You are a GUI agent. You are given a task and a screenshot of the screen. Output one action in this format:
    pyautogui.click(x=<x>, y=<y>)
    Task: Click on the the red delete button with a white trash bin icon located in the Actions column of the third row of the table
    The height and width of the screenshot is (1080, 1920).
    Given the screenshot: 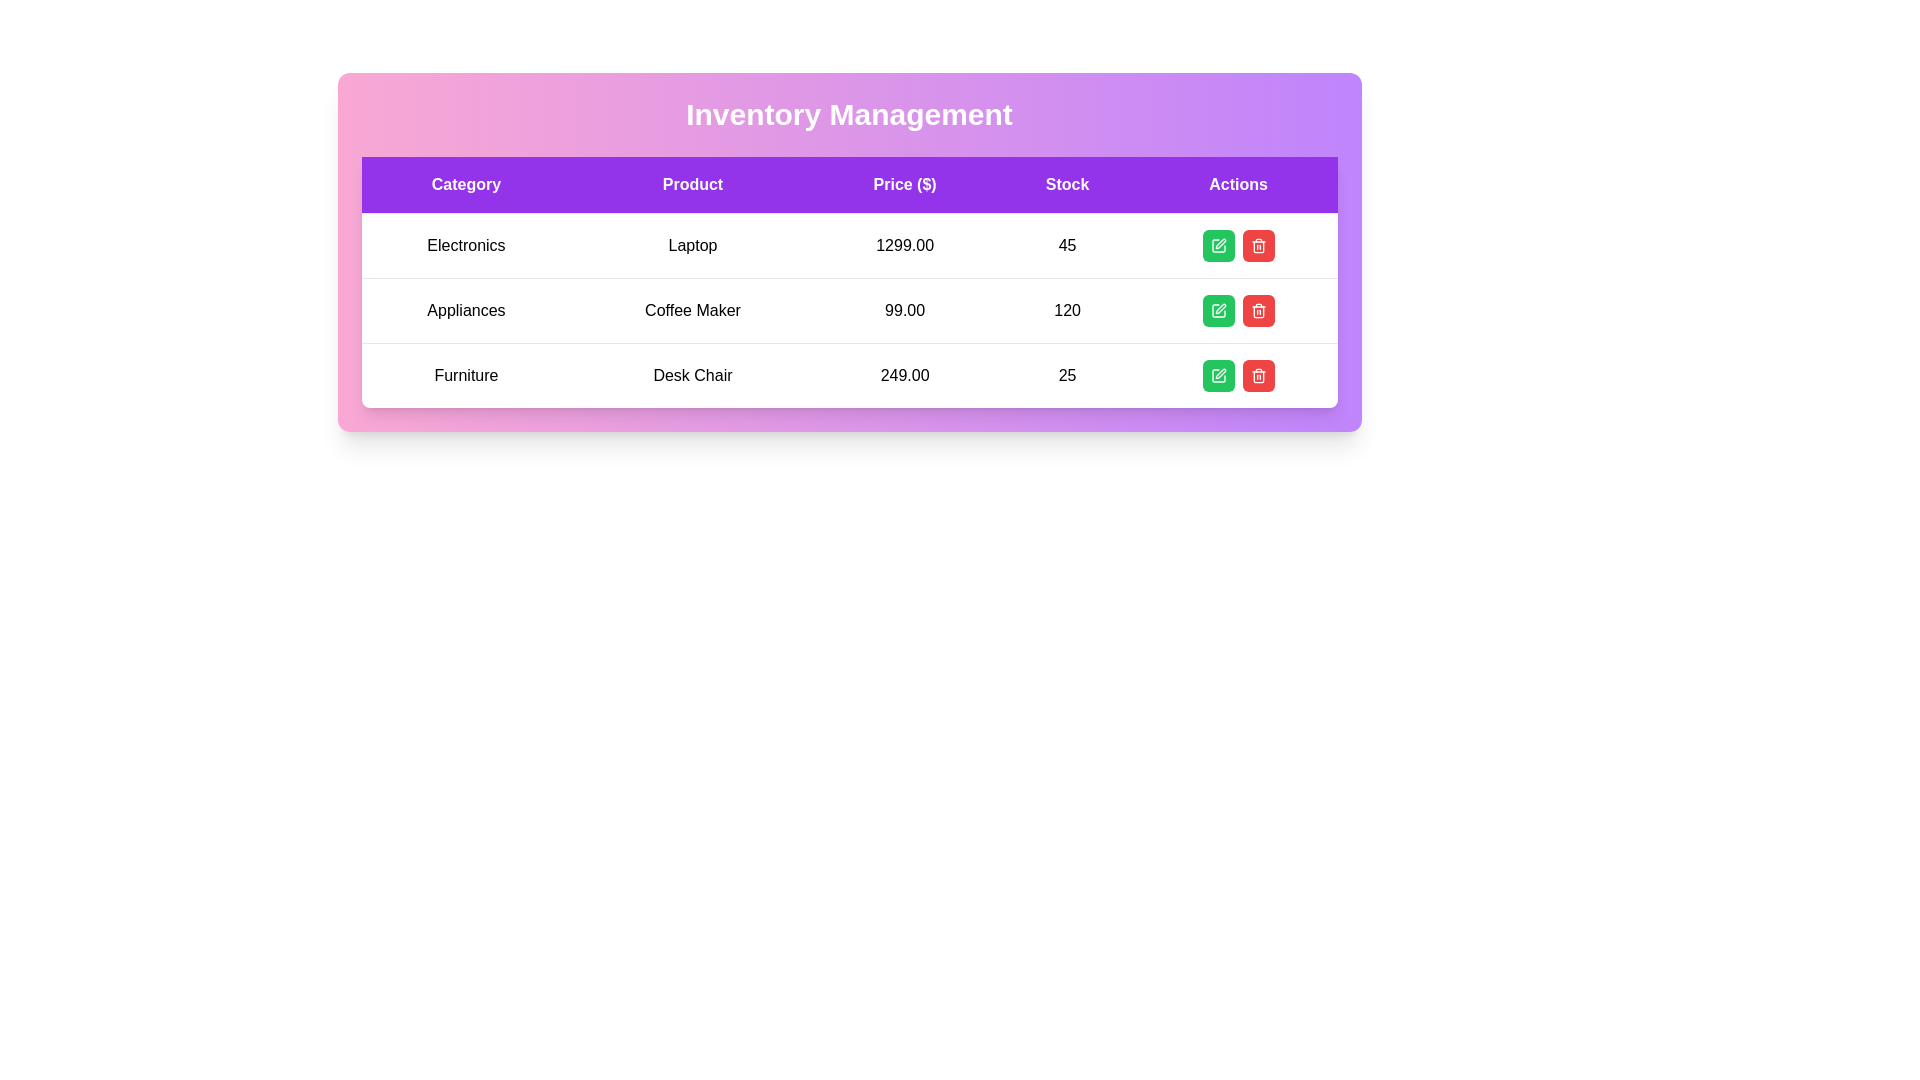 What is the action you would take?
    pyautogui.click(x=1257, y=375)
    